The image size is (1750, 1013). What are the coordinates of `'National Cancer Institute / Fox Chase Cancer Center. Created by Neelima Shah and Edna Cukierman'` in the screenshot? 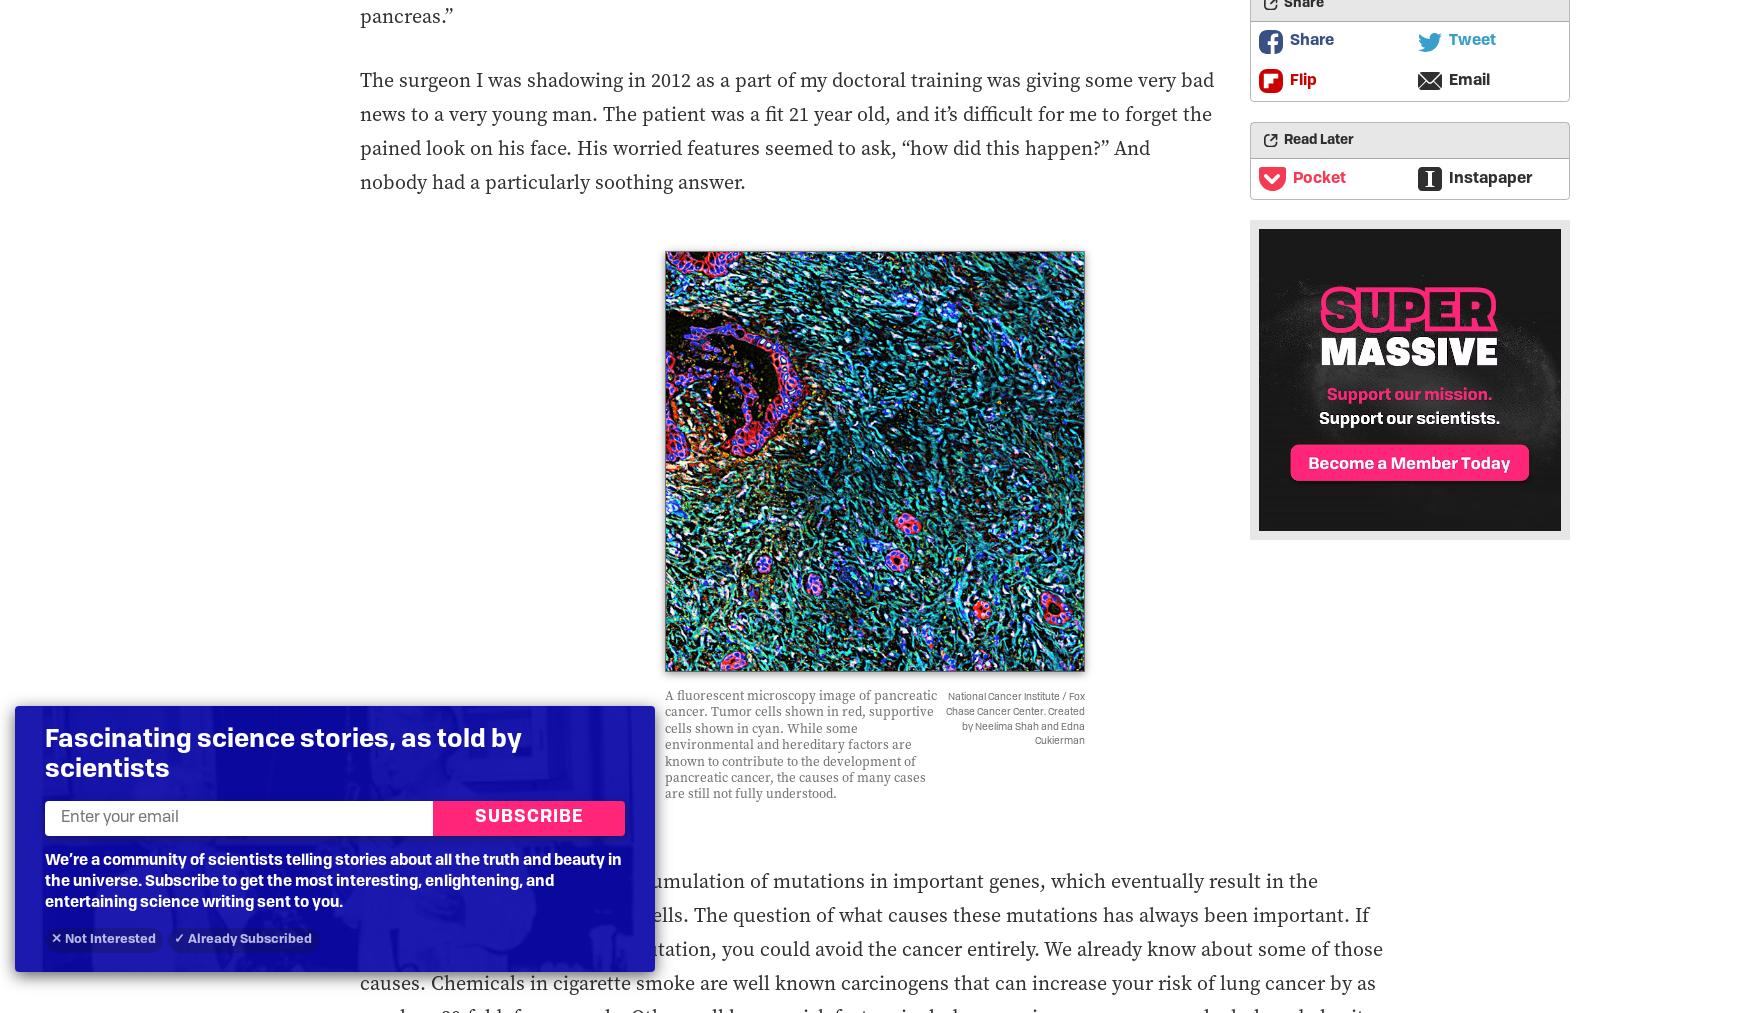 It's located at (1014, 719).